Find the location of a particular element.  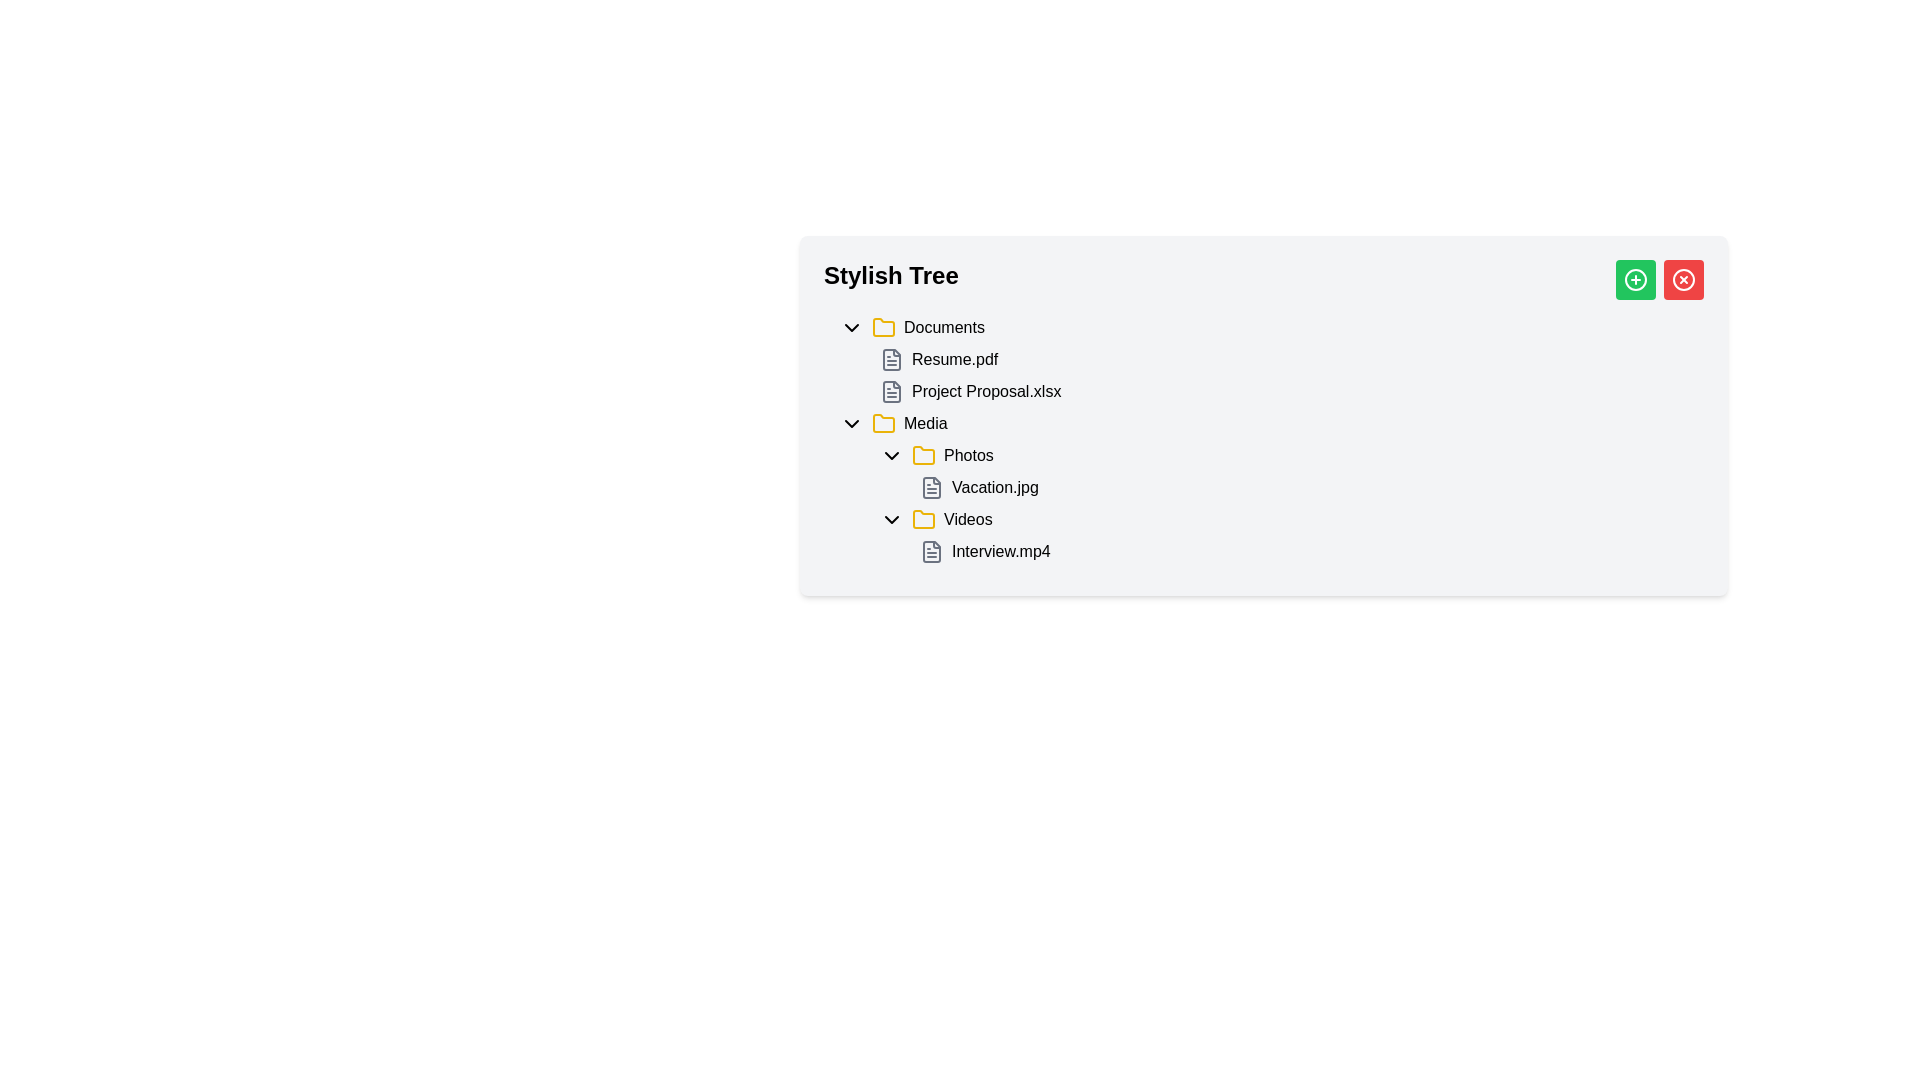

the document icon representing 'Resume.pdf', which is the first icon to the left of the text in the expandable tree under the 'Documents' group is located at coordinates (891, 358).